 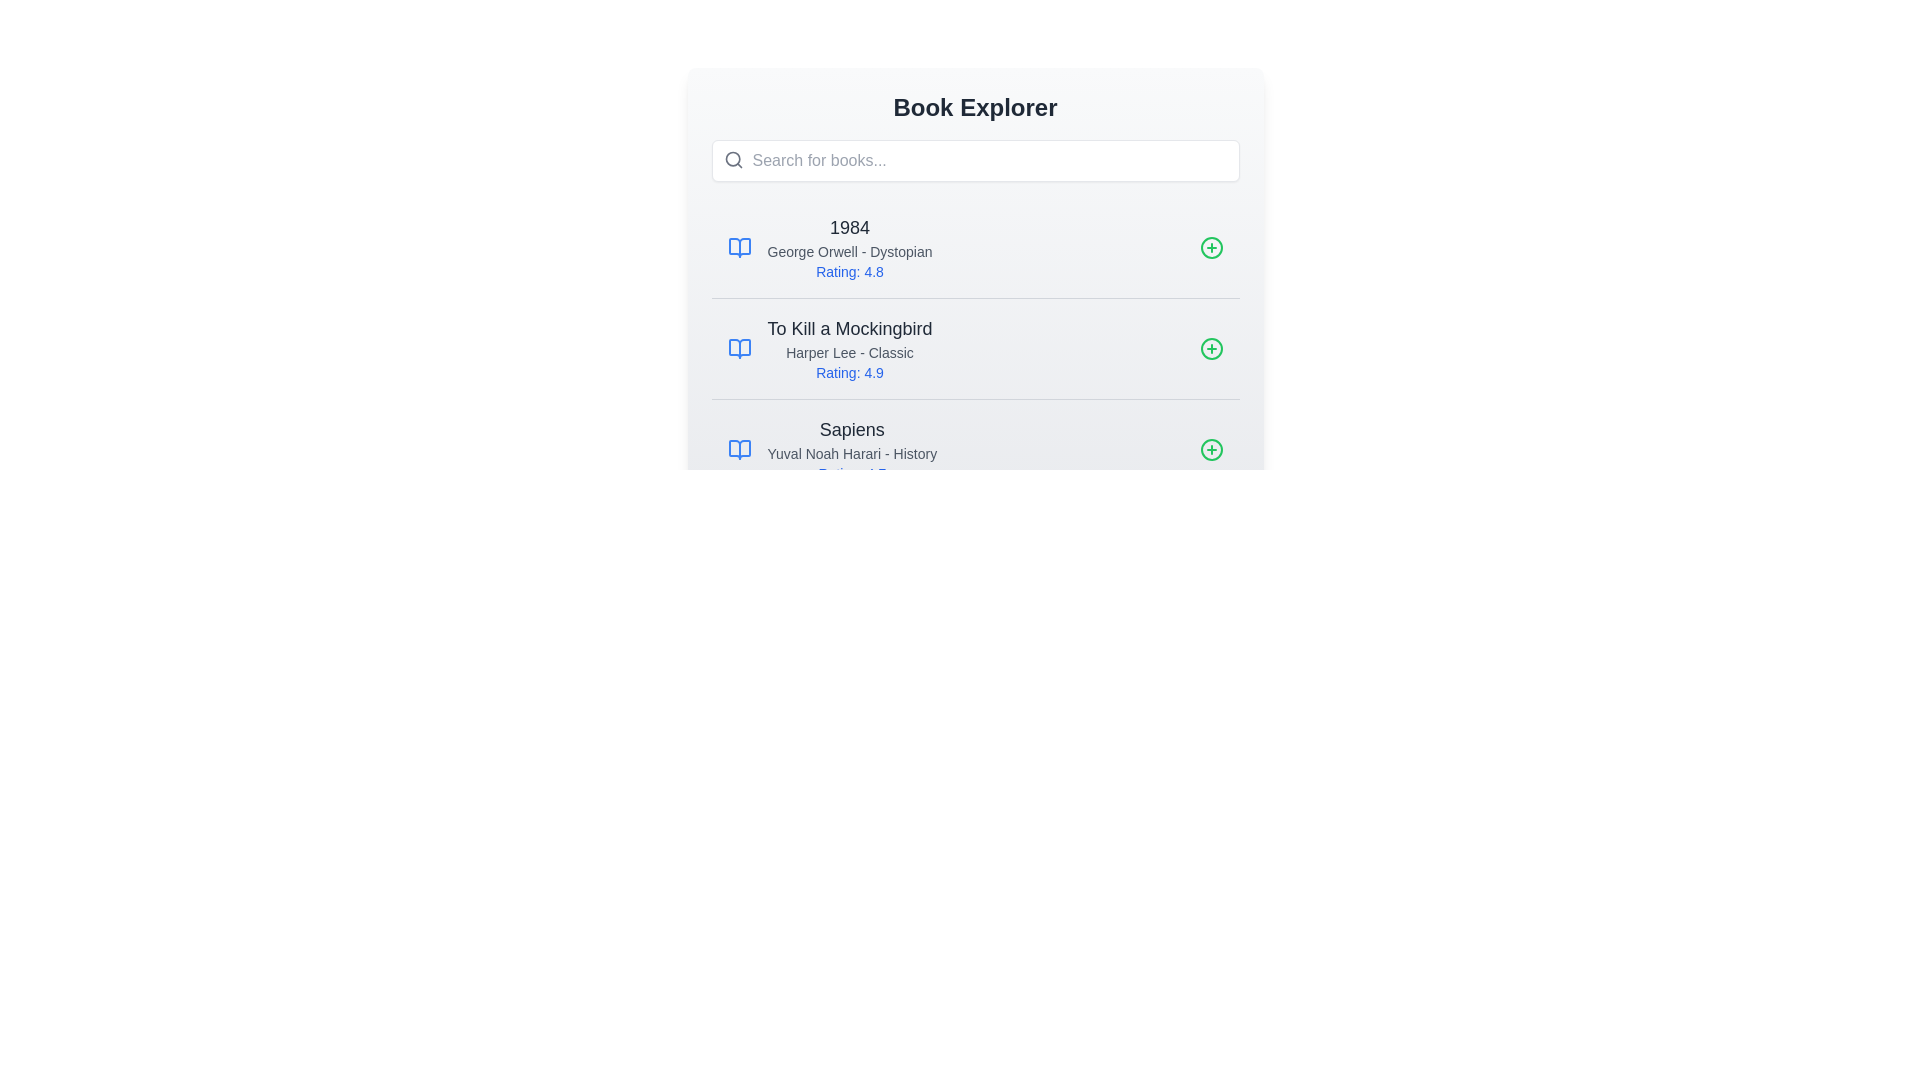 I want to click on the informational text label indicating the author and genre of the book 'Sapiens', located below the title and above the rating, so click(x=852, y=454).